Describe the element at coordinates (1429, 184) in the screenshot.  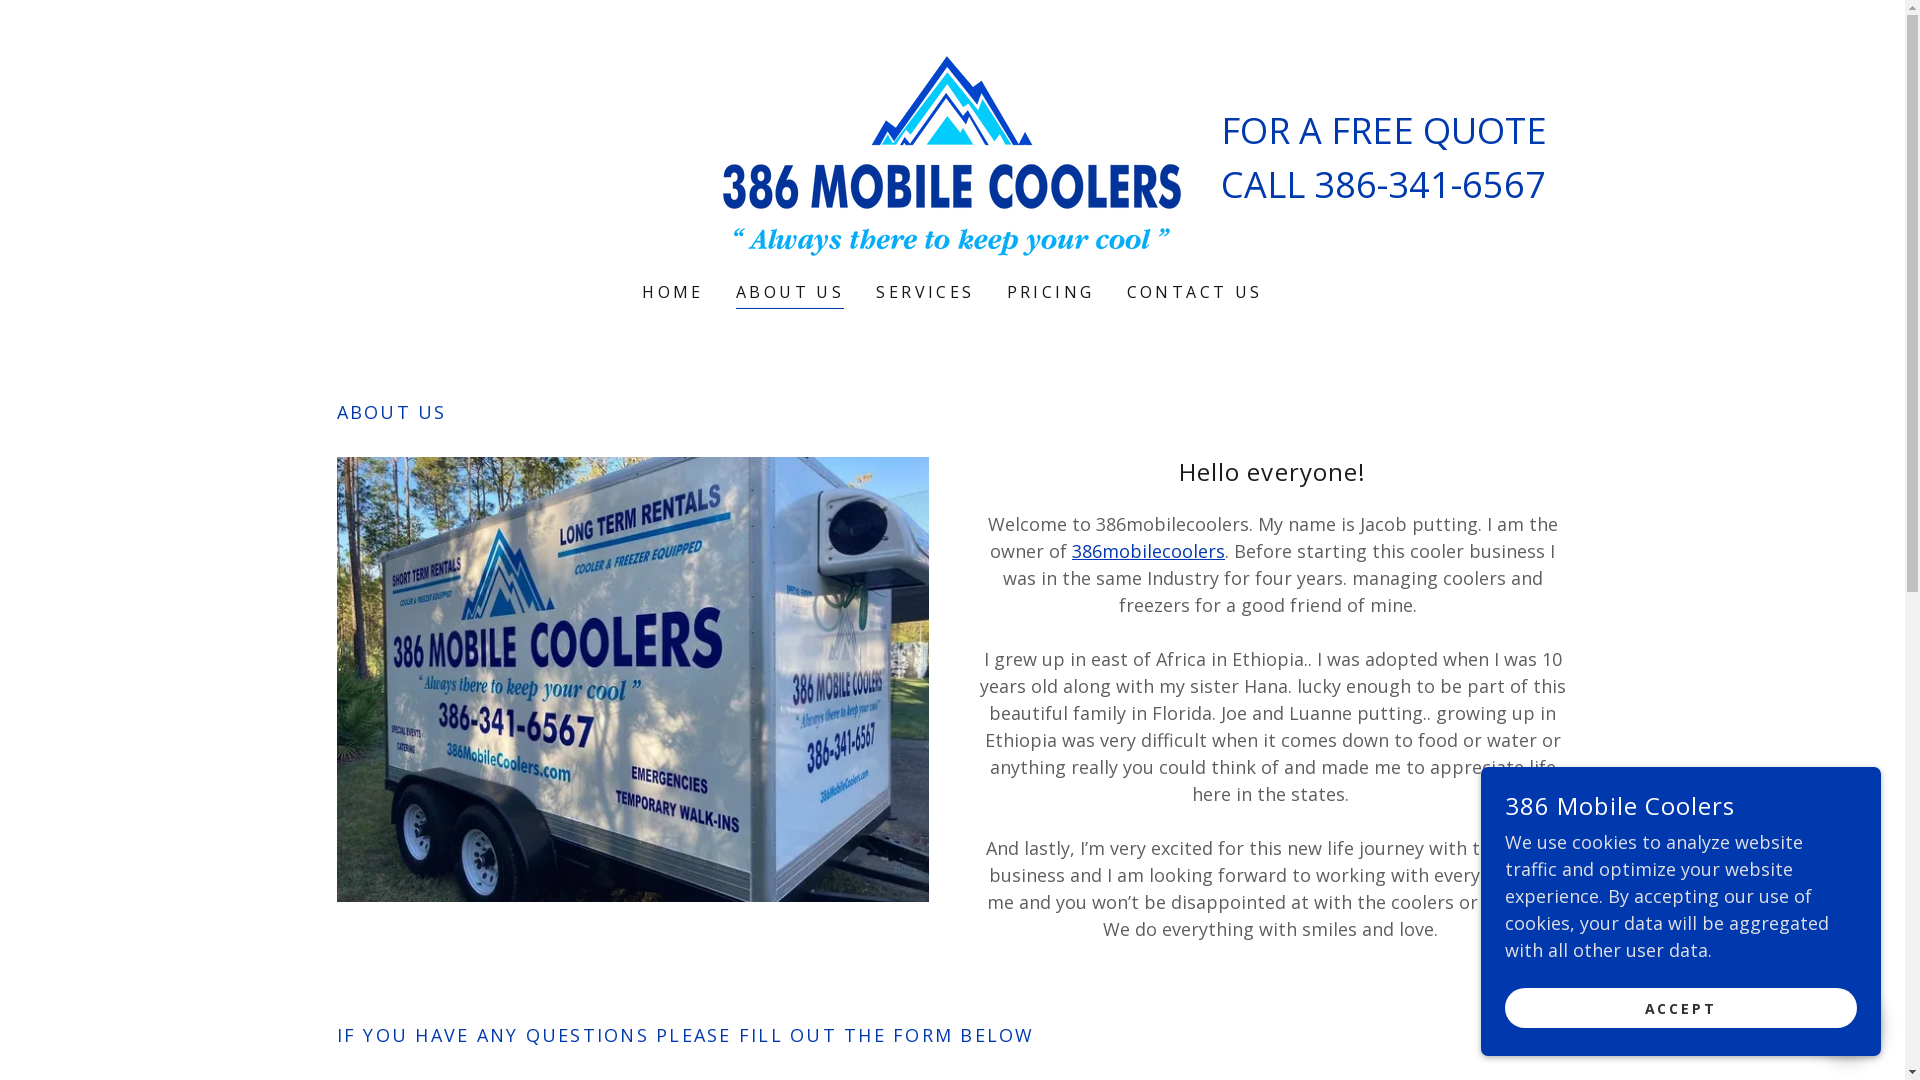
I see `'386-341-6567'` at that location.